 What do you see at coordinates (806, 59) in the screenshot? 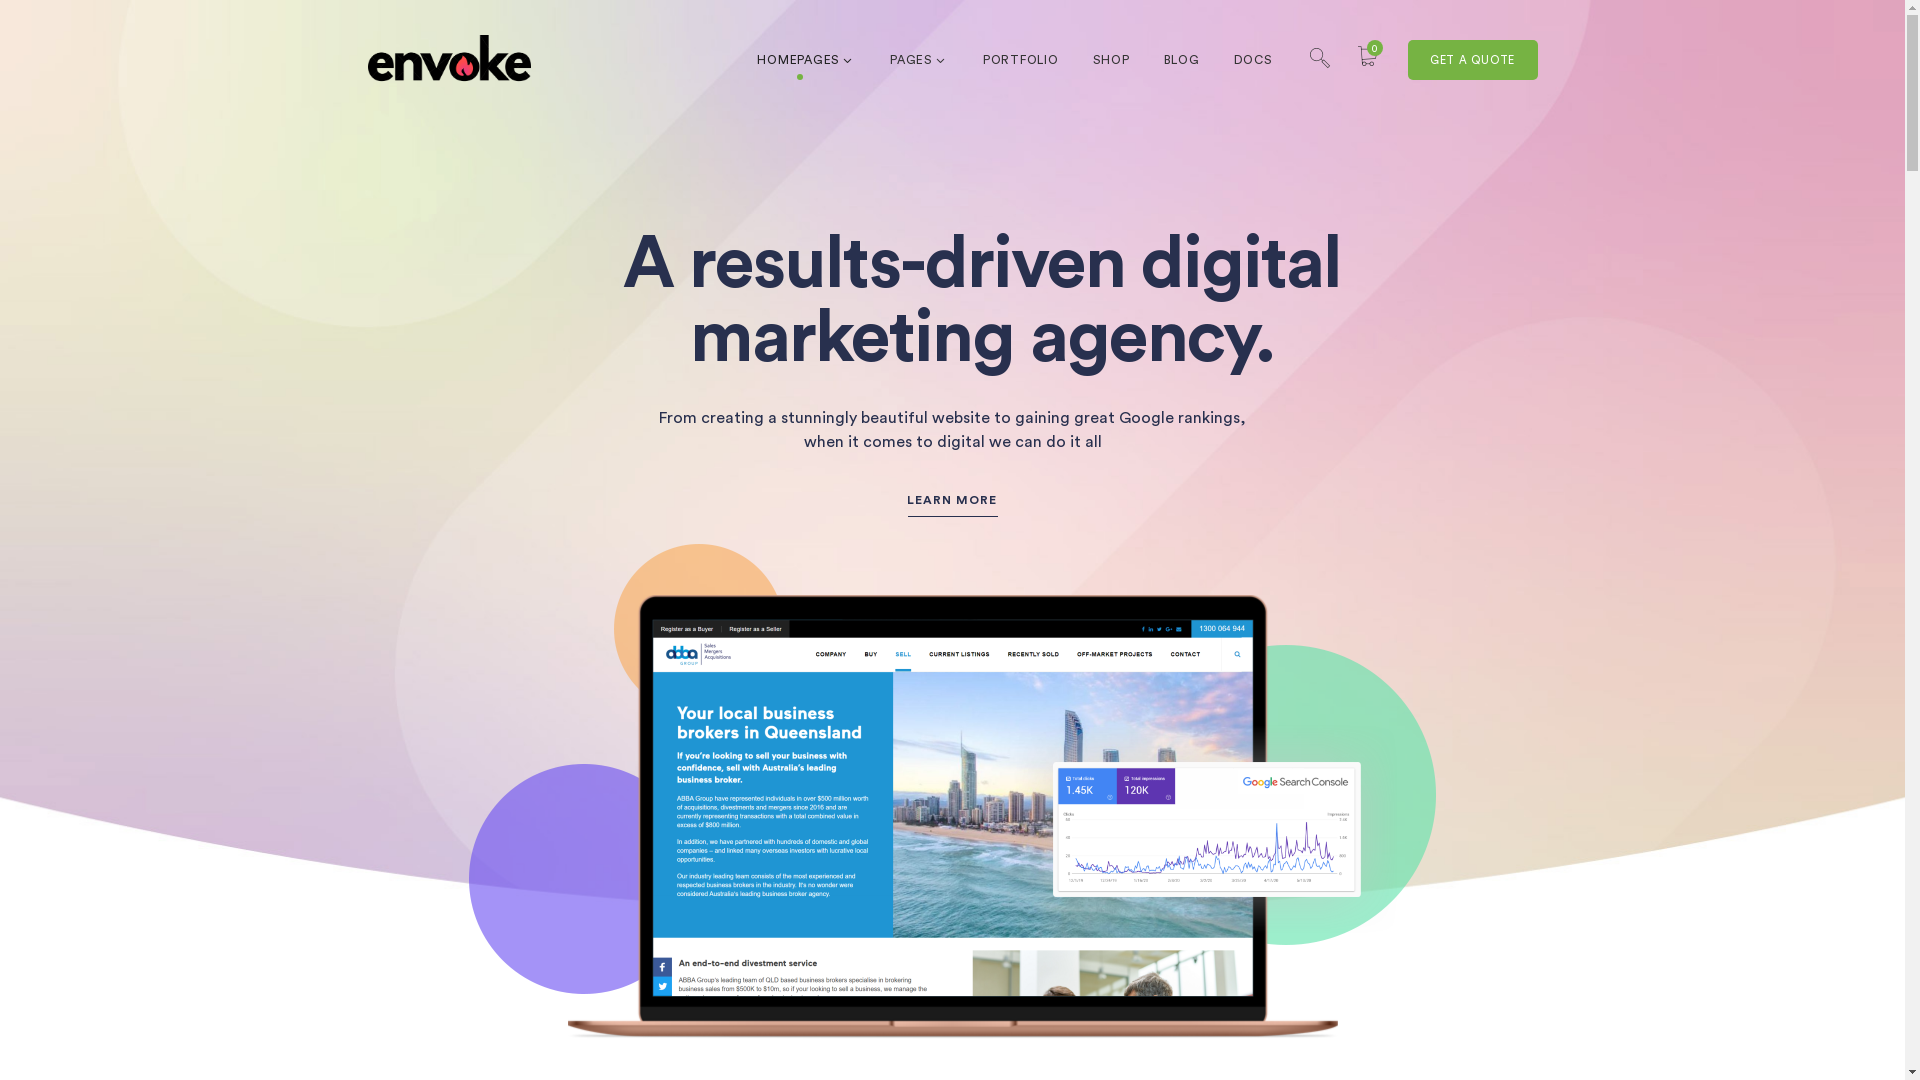
I see `'HOMEPAGES'` at bounding box center [806, 59].